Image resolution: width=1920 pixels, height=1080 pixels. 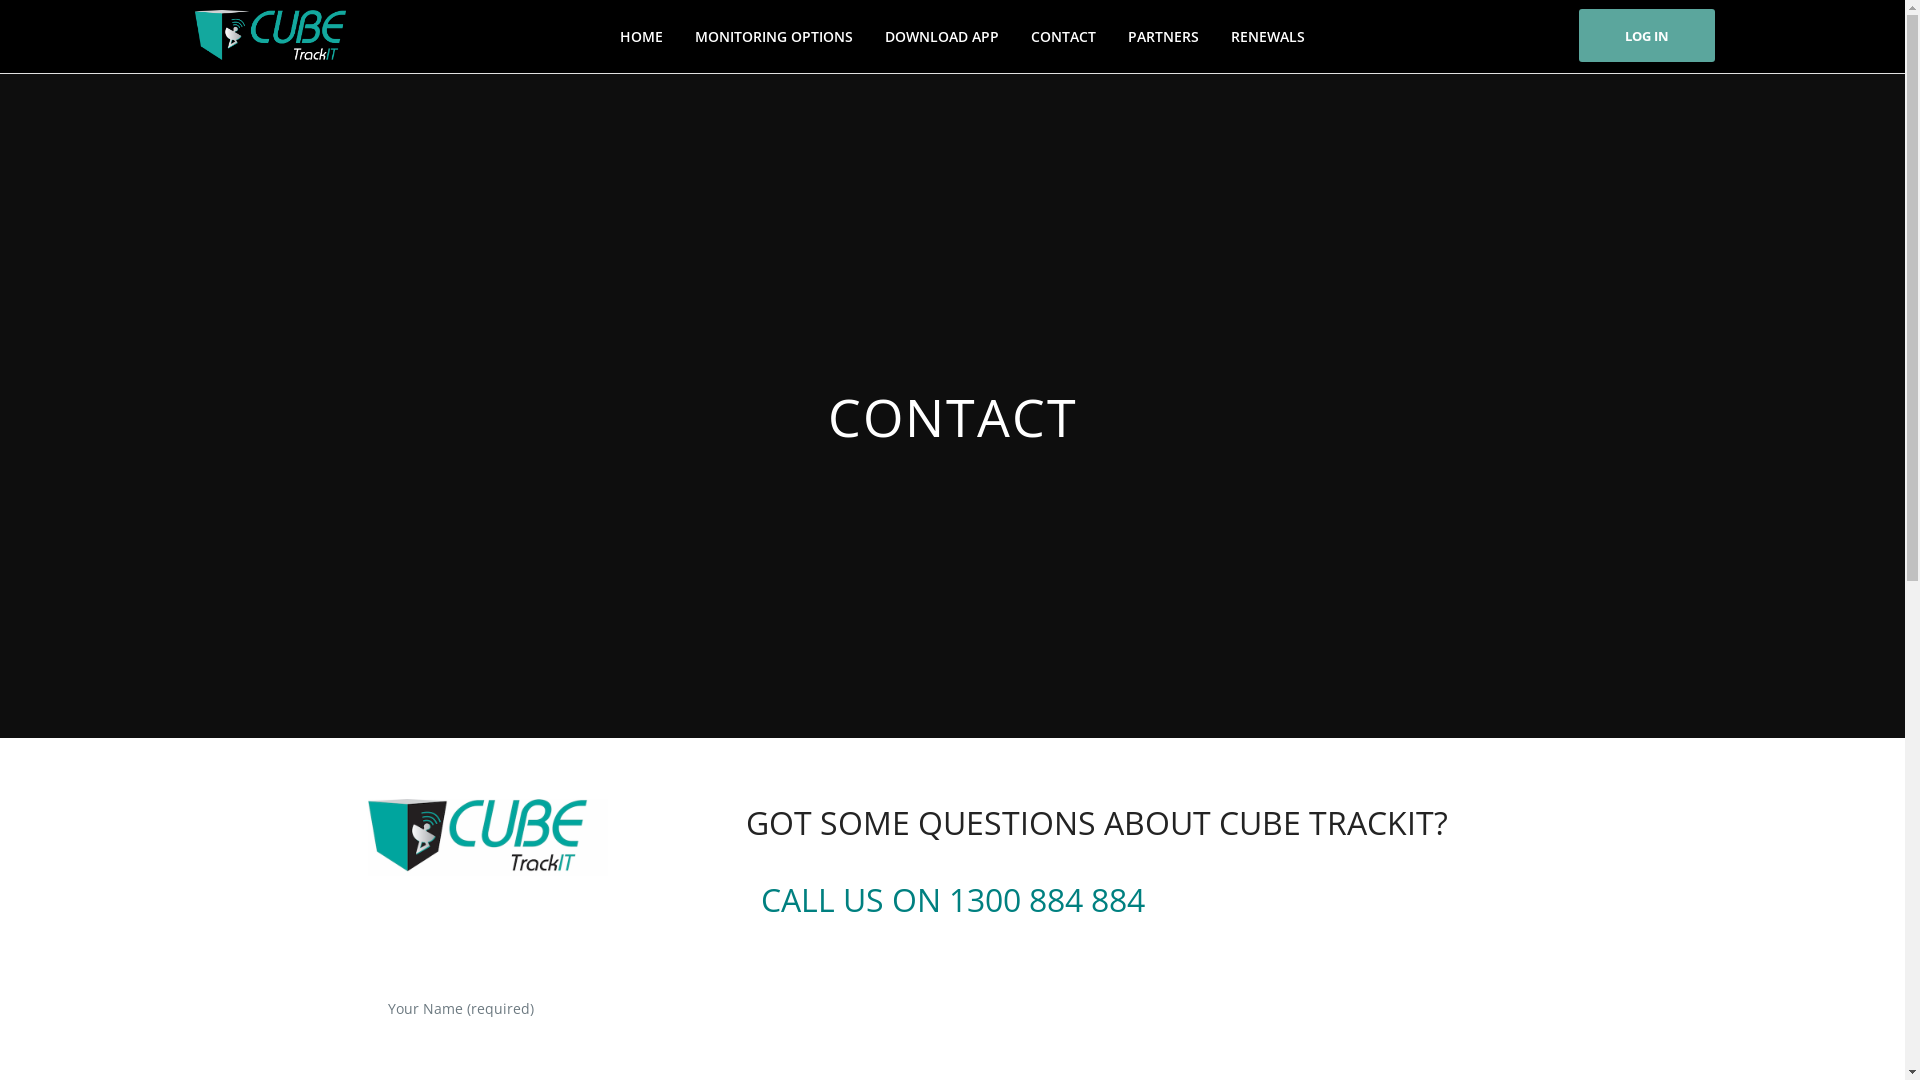 What do you see at coordinates (1163, 36) in the screenshot?
I see `'PARTNERS'` at bounding box center [1163, 36].